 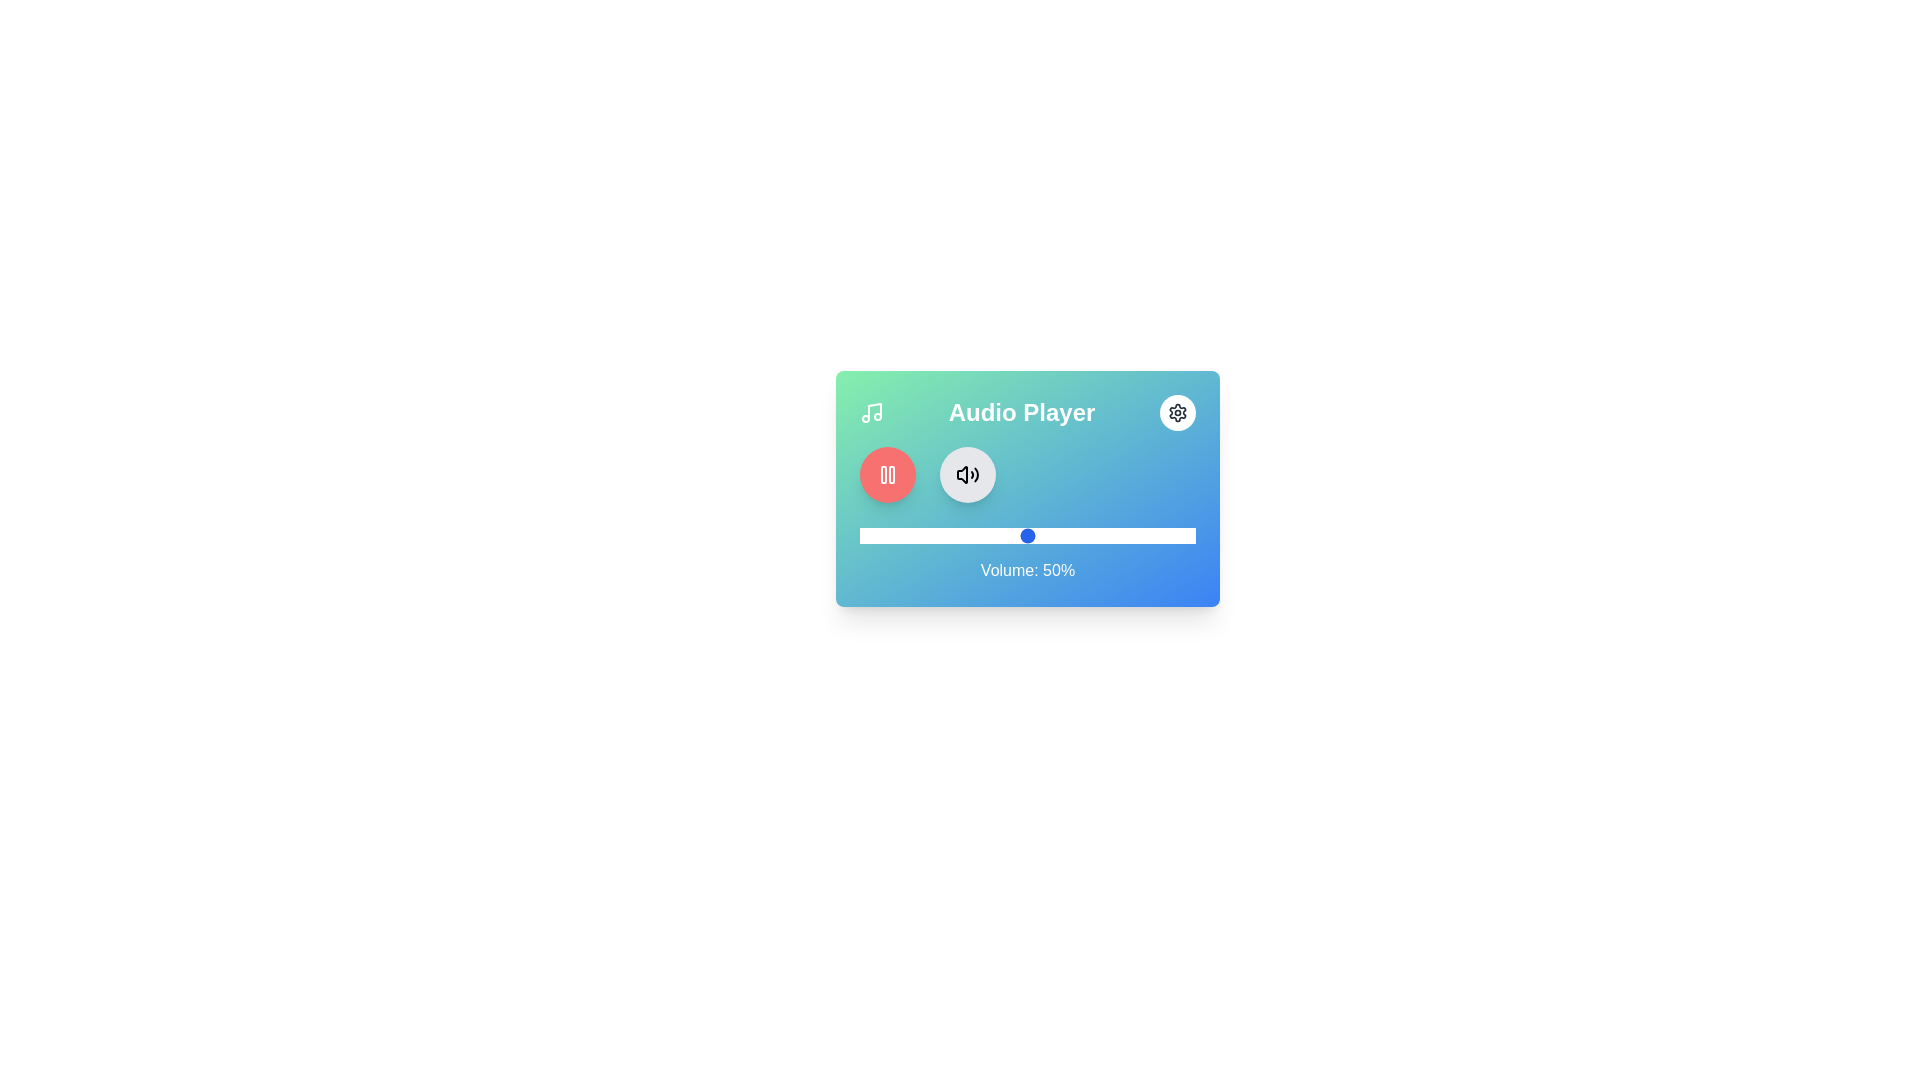 What do you see at coordinates (1084, 535) in the screenshot?
I see `the audio player's volume` at bounding box center [1084, 535].